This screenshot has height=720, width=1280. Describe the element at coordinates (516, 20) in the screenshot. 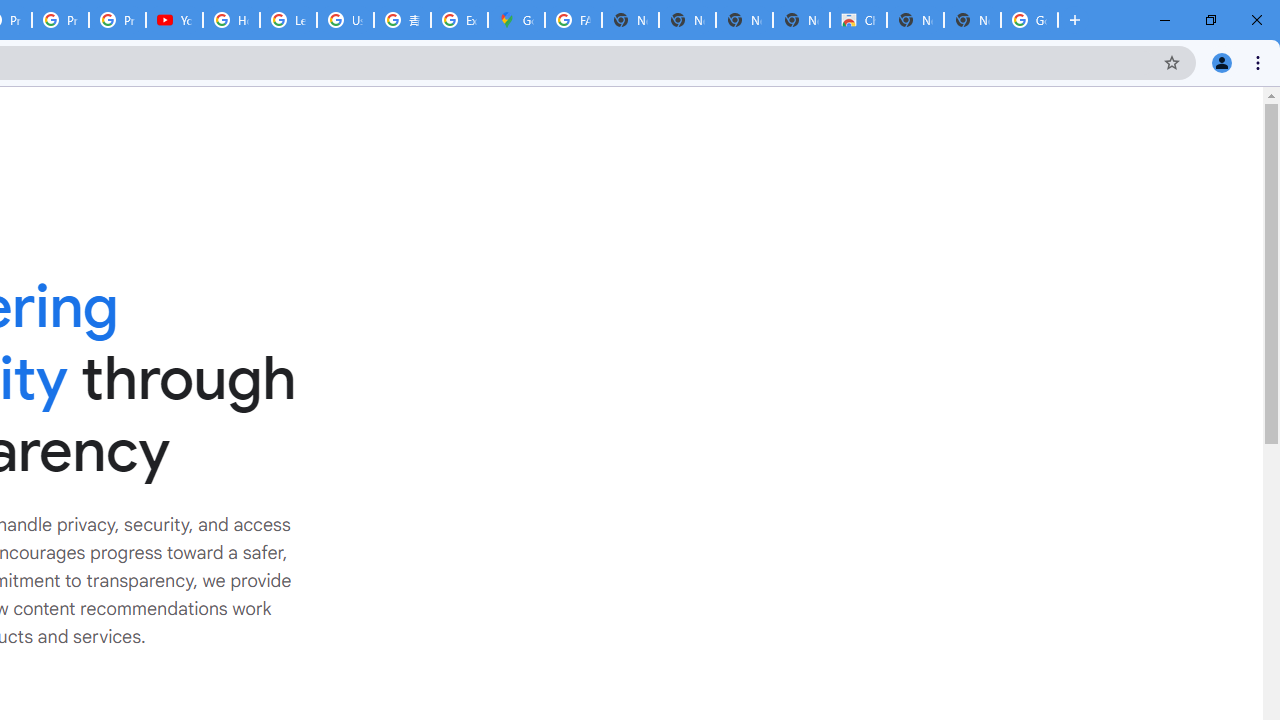

I see `'Google Maps'` at that location.